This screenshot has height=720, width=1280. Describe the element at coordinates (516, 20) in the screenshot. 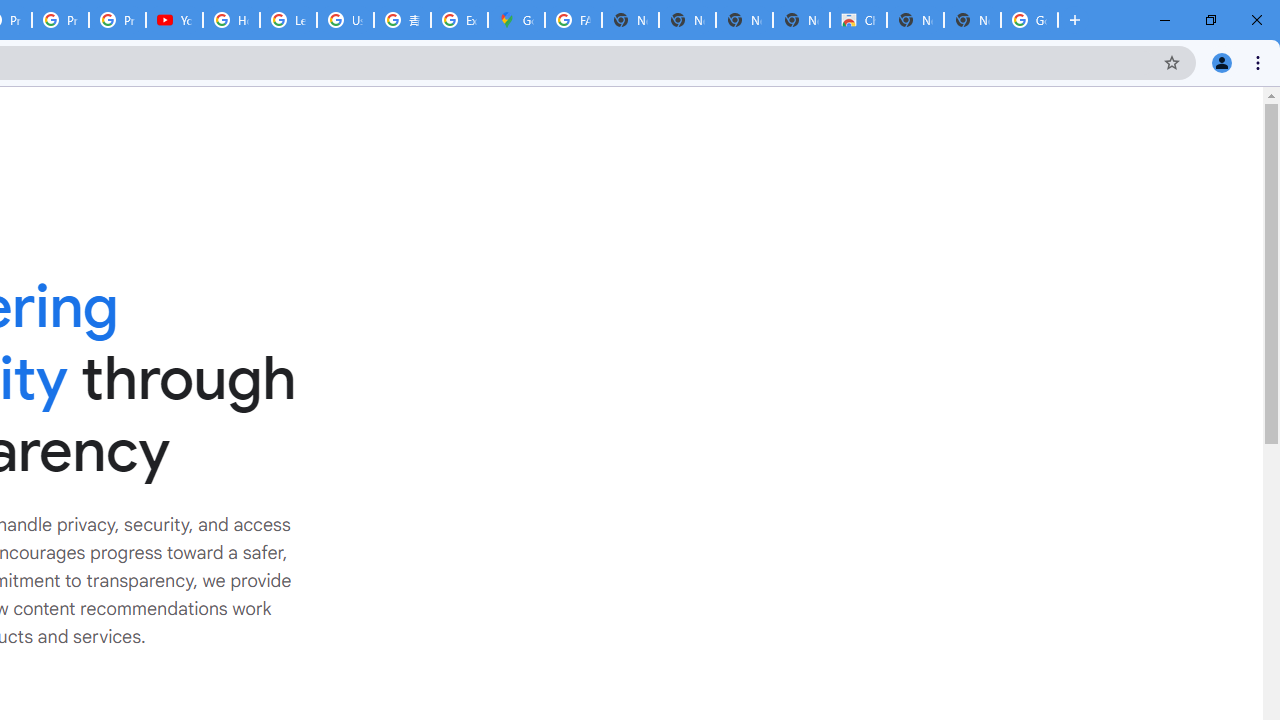

I see `'Google Maps'` at that location.